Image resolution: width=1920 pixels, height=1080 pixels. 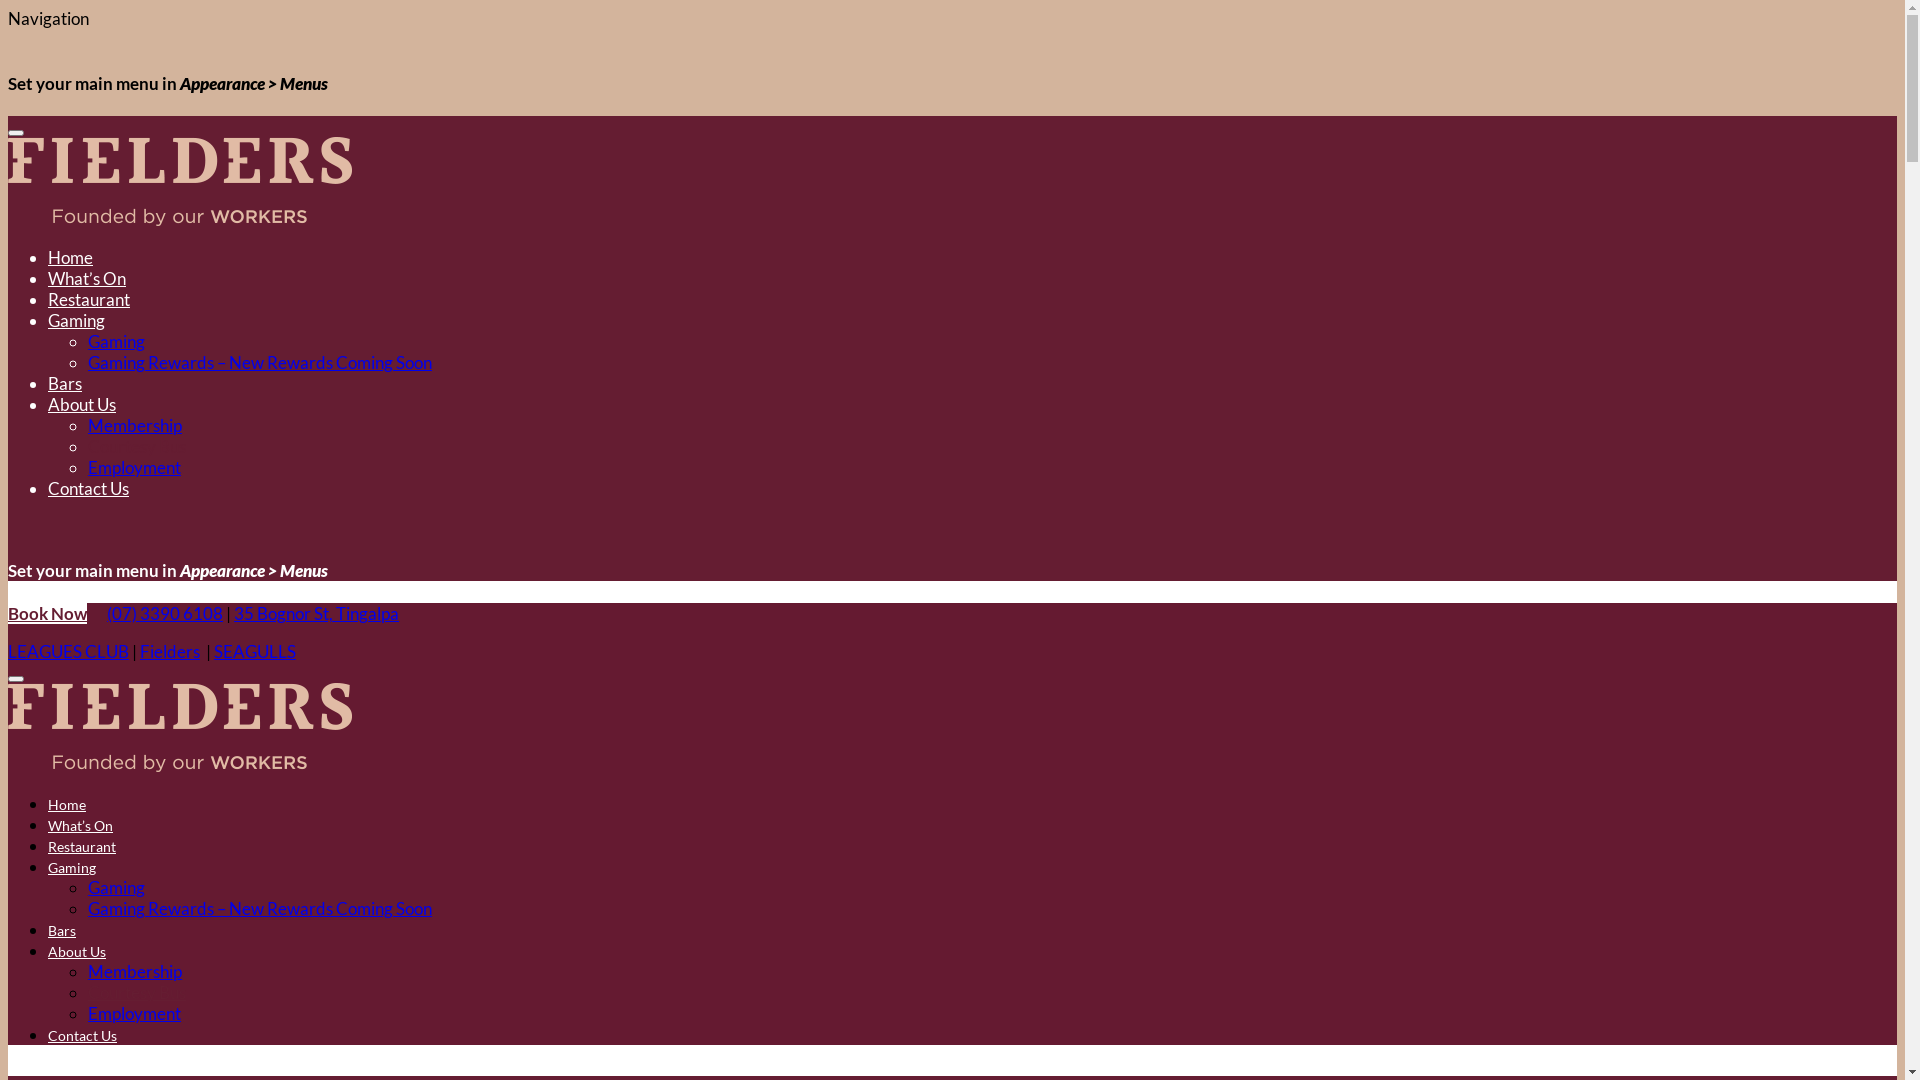 What do you see at coordinates (169, 651) in the screenshot?
I see `'Fielders'` at bounding box center [169, 651].